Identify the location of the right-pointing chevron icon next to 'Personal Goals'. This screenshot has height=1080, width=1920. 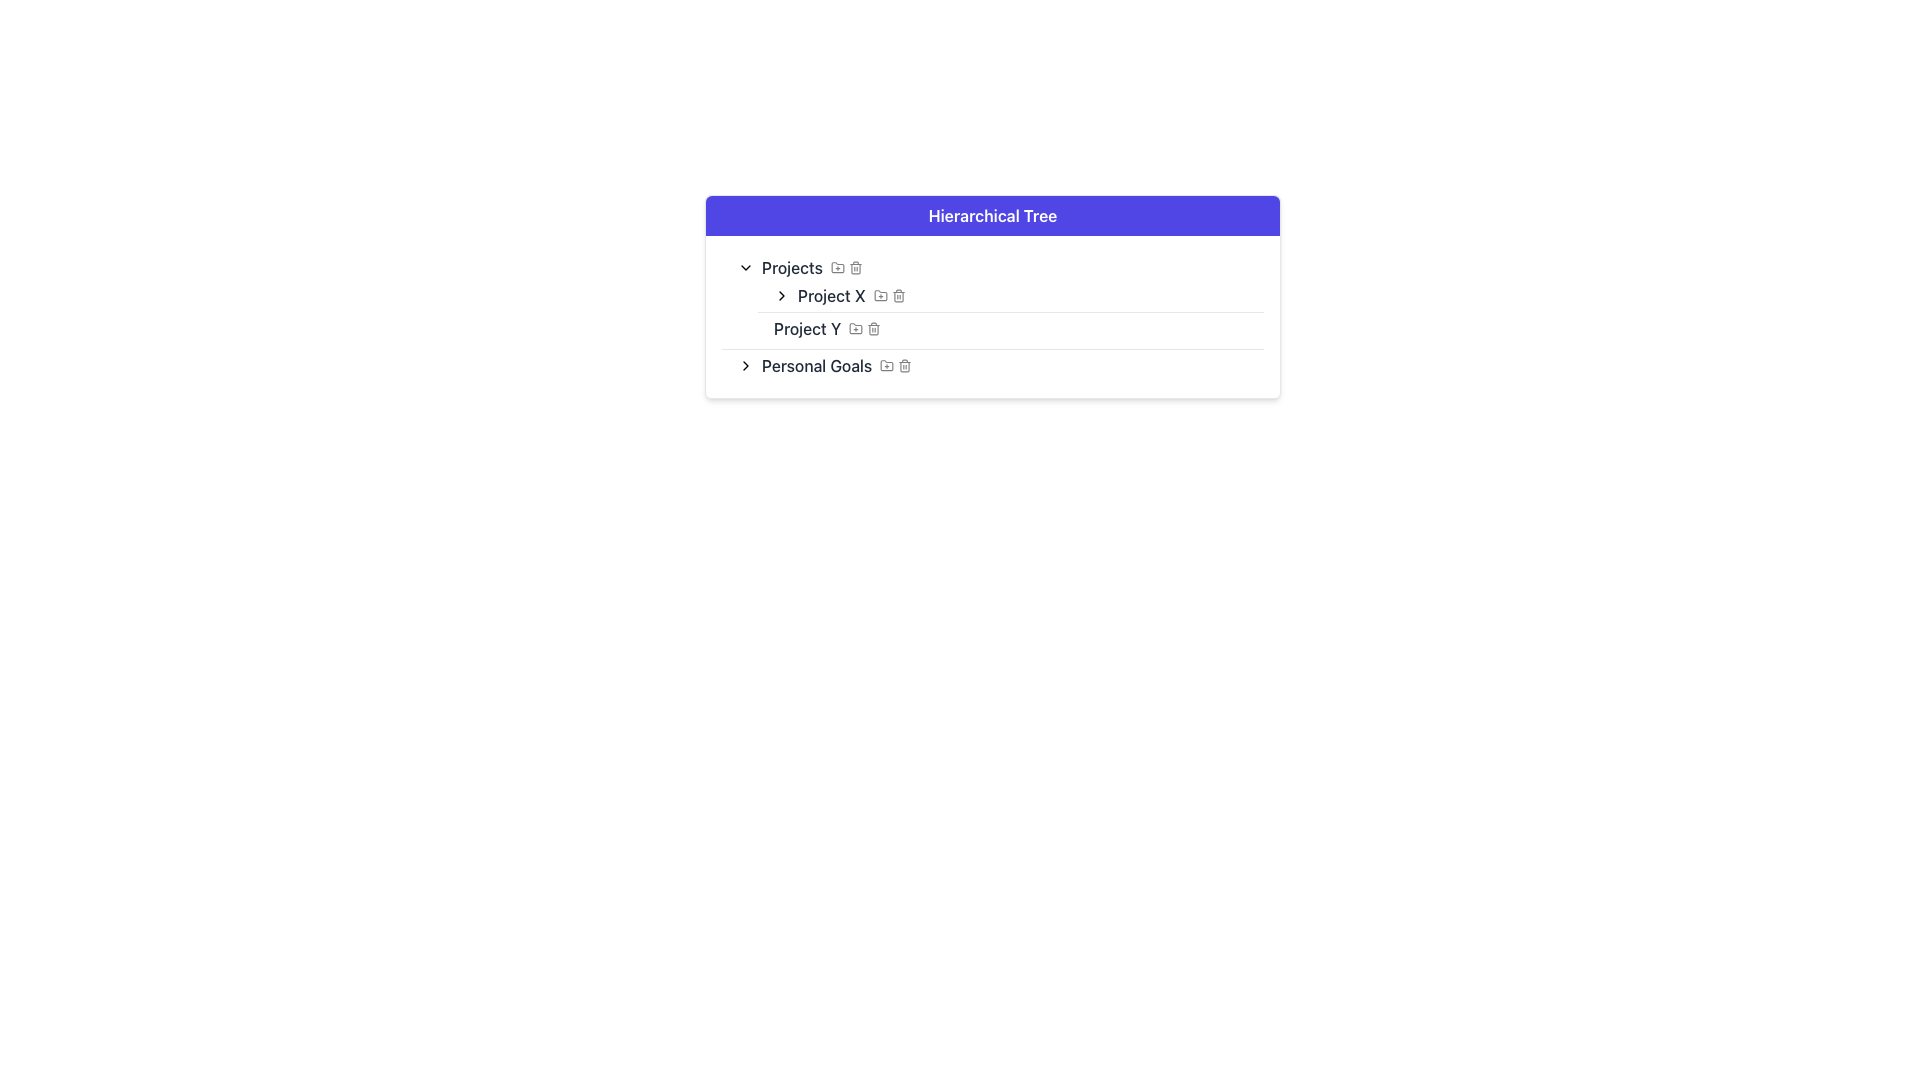
(744, 366).